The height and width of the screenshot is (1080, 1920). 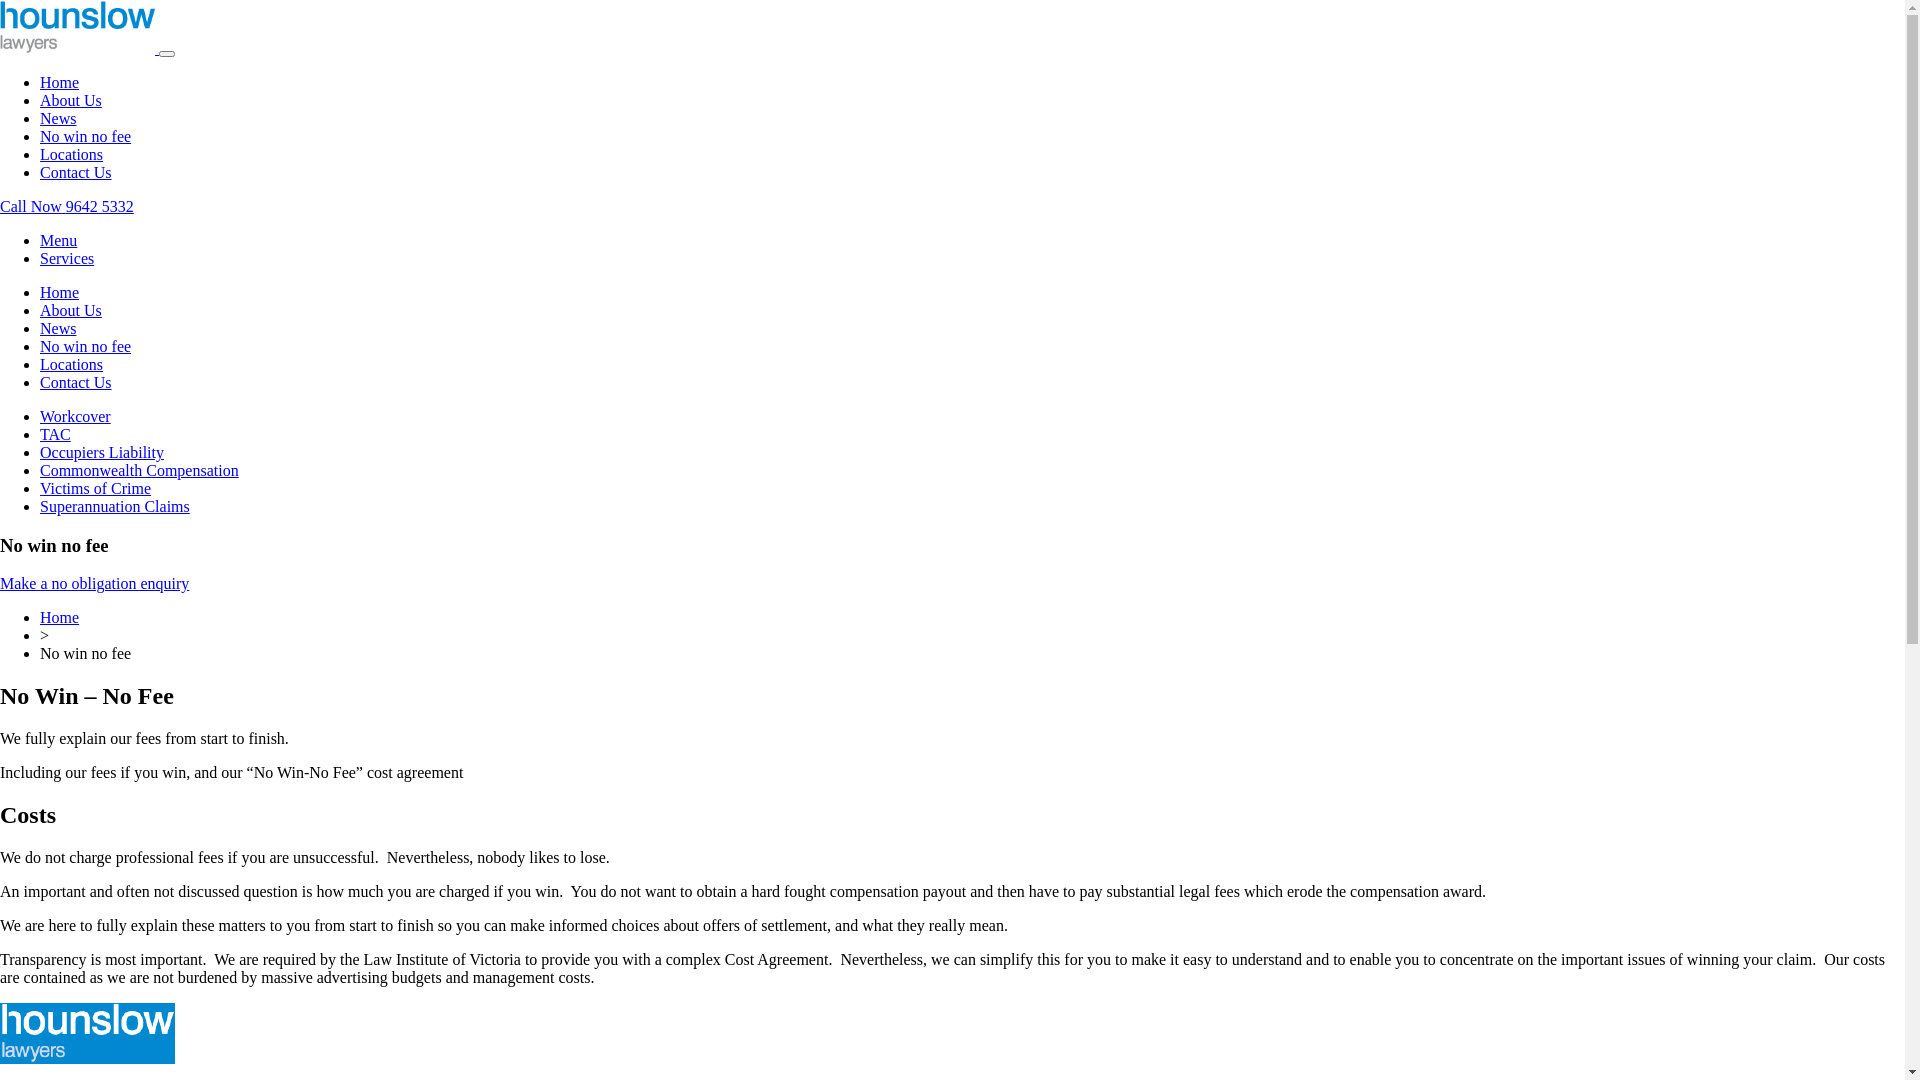 I want to click on 'No win no fee', so click(x=84, y=135).